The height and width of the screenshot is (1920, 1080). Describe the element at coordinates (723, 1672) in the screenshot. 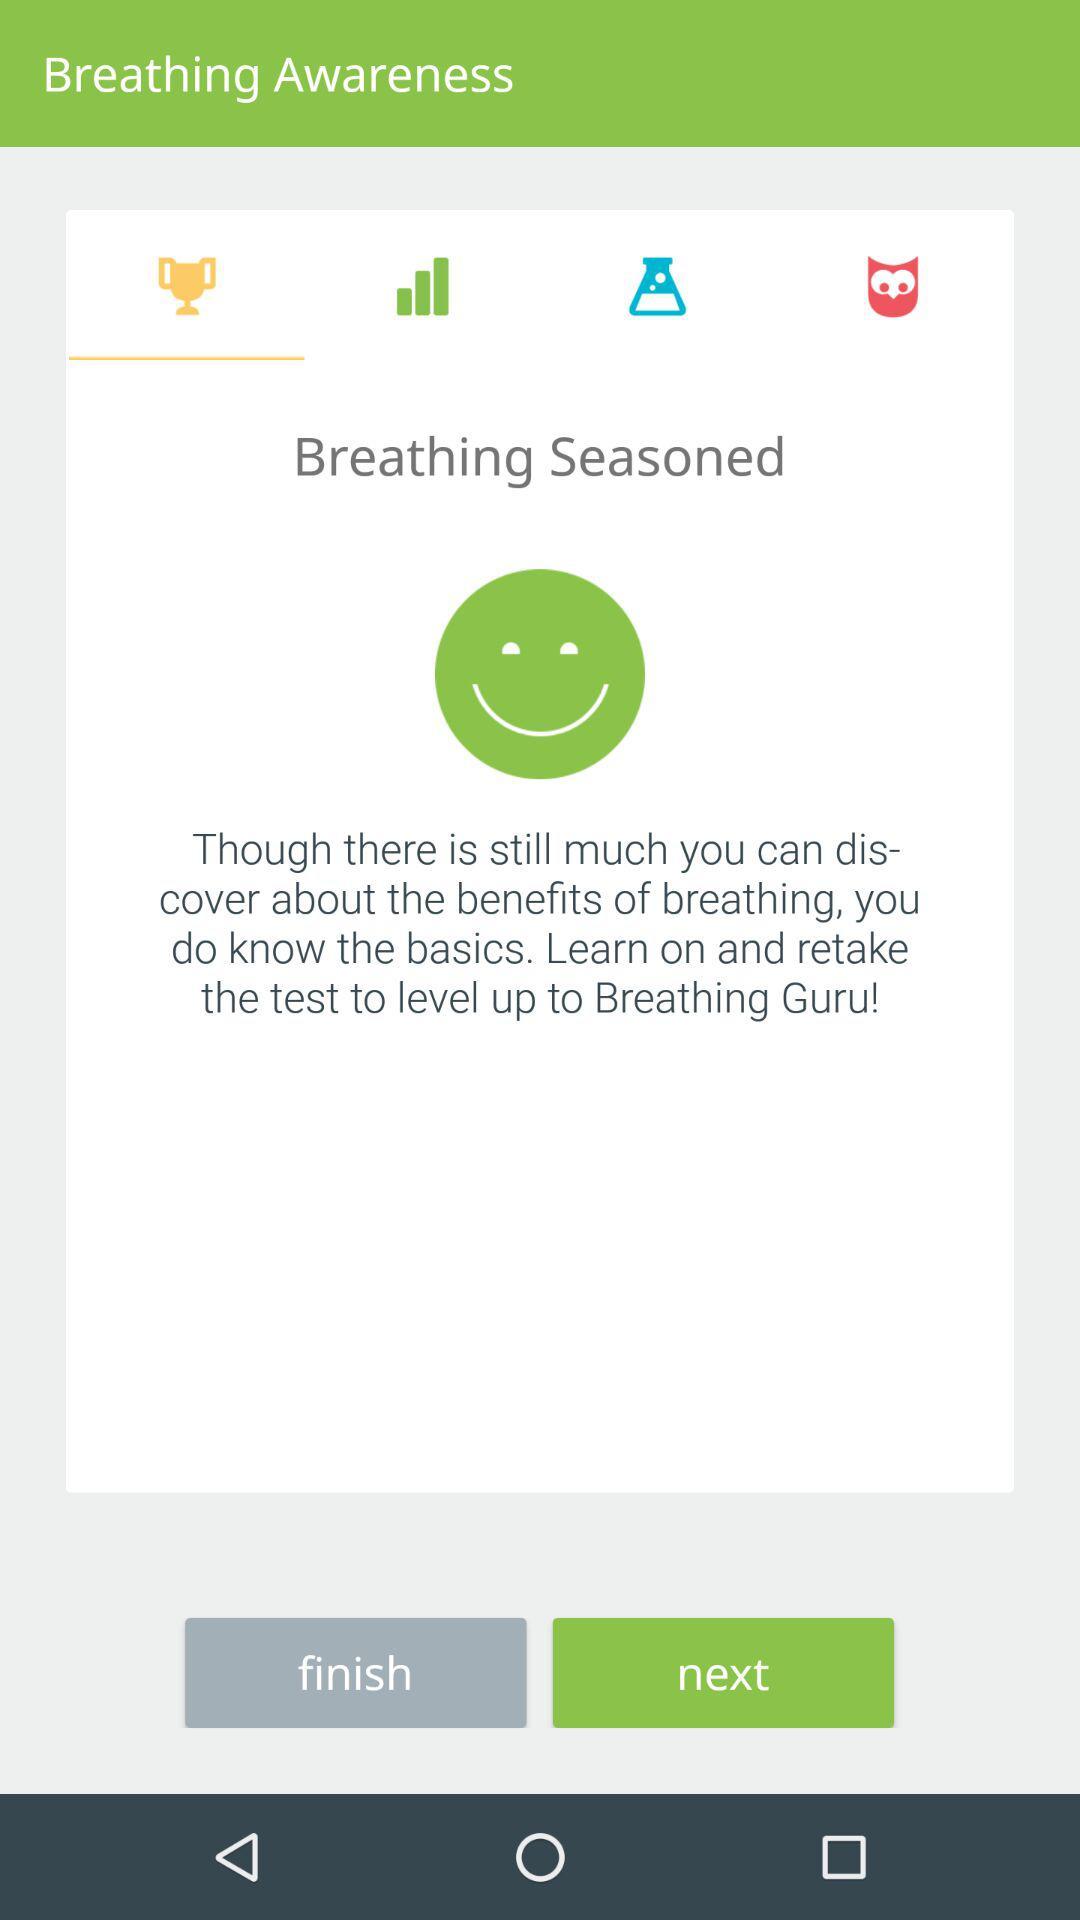

I see `button next to the finish icon` at that location.